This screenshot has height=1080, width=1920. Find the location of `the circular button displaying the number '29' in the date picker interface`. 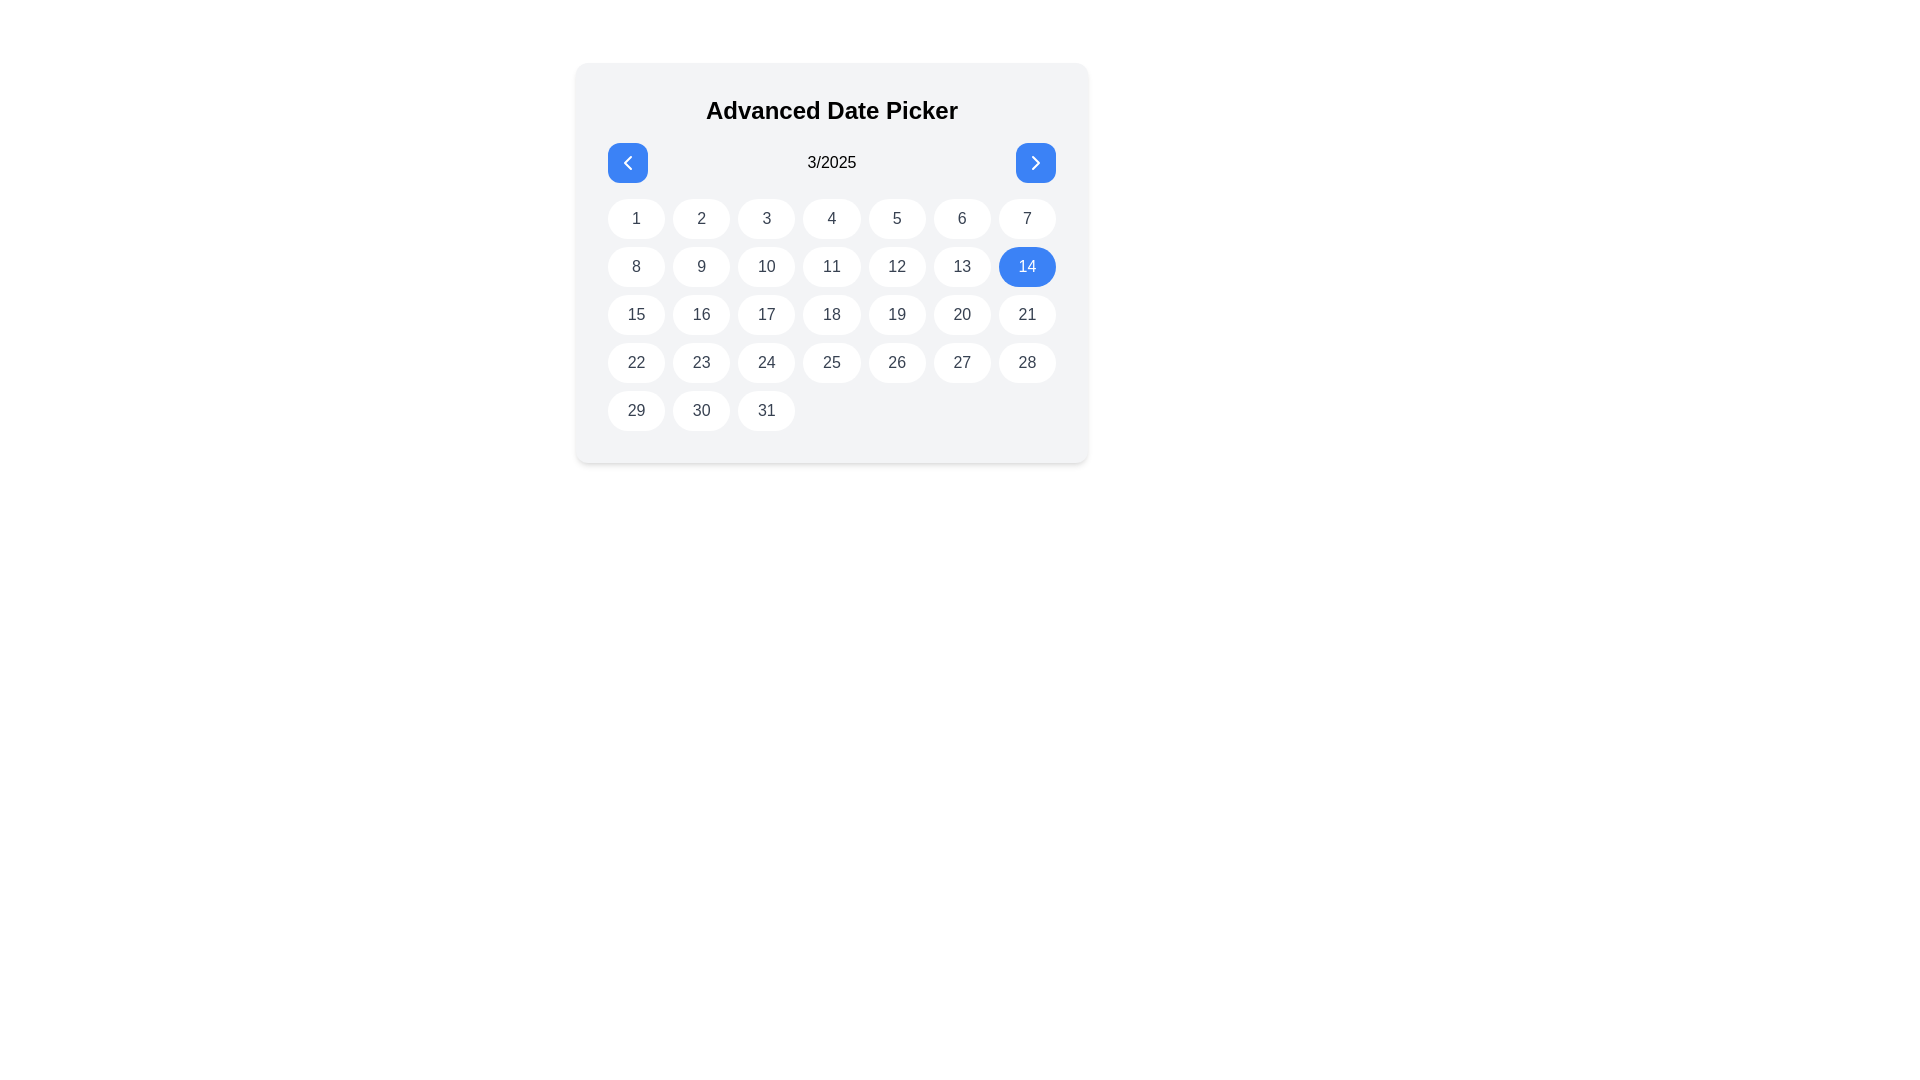

the circular button displaying the number '29' in the date picker interface is located at coordinates (635, 410).